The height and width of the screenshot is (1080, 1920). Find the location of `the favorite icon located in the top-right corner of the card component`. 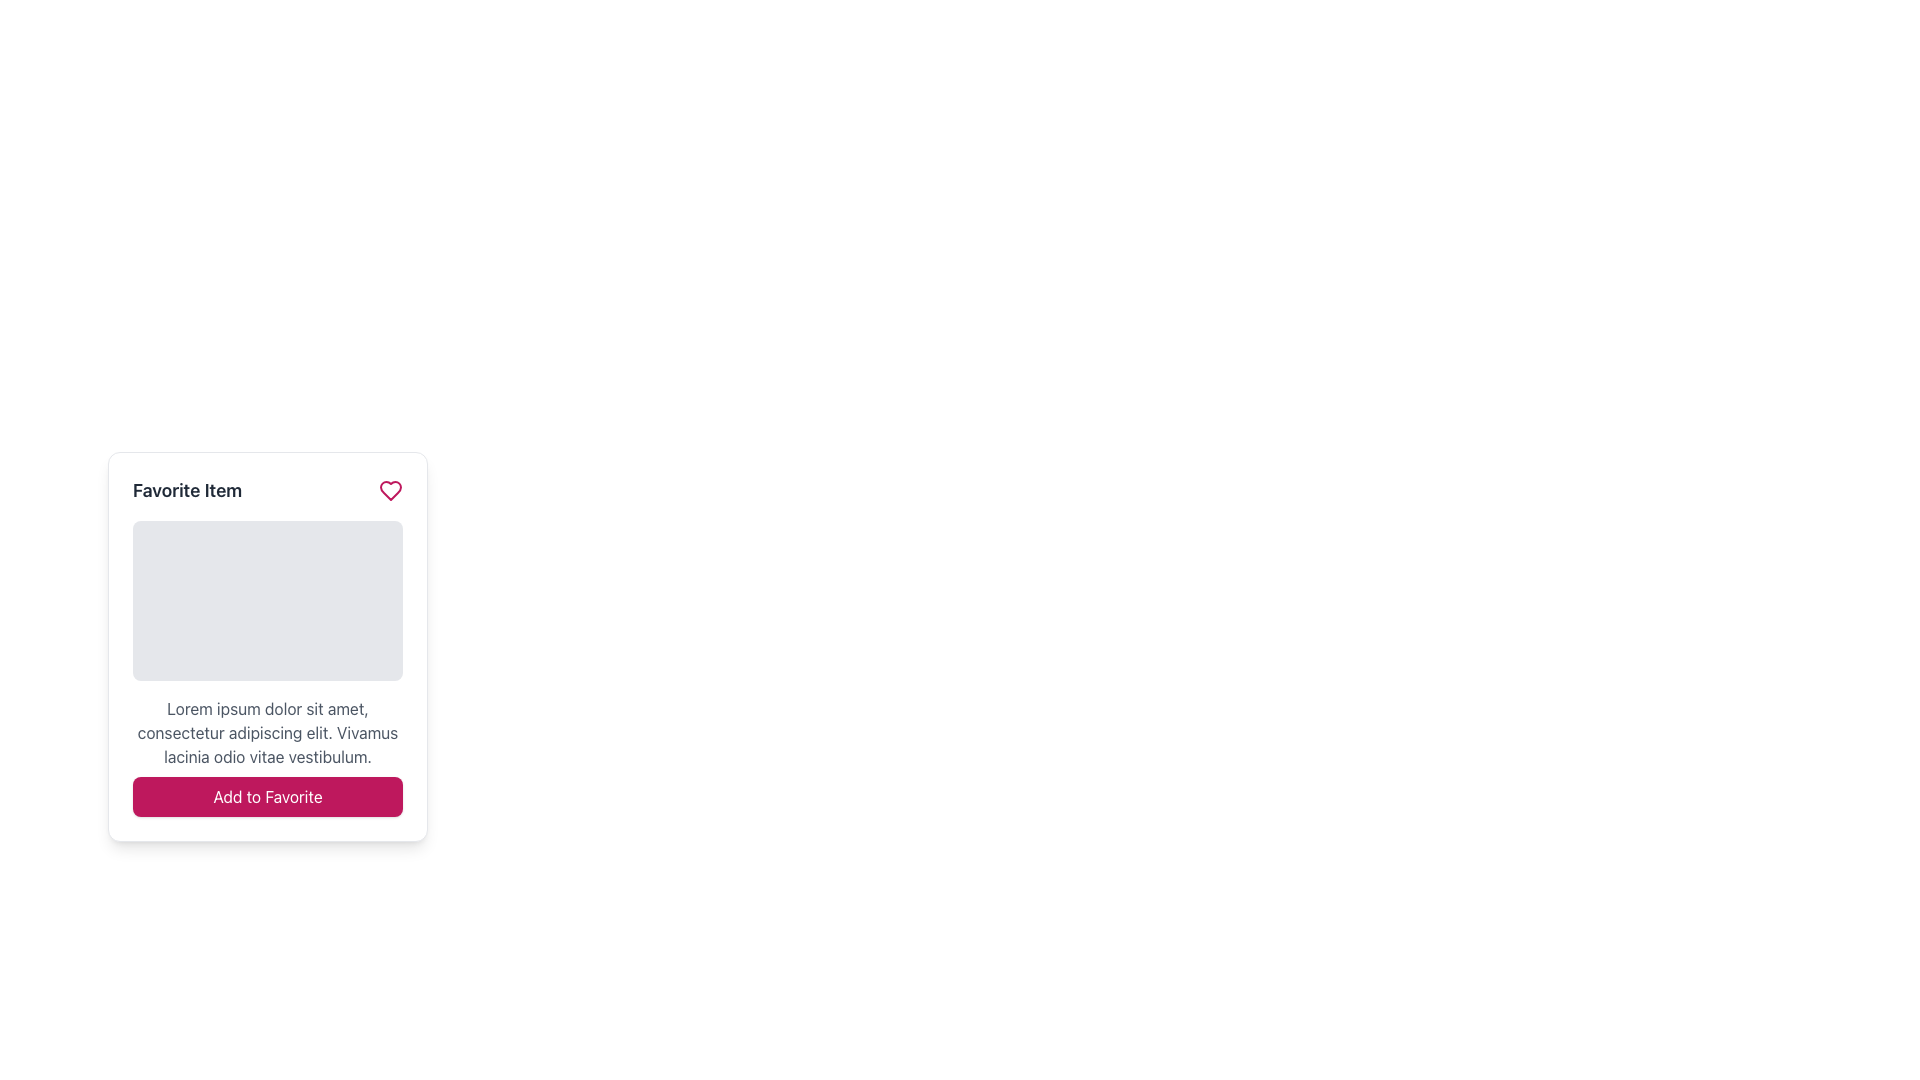

the favorite icon located in the top-right corner of the card component is located at coordinates (390, 490).